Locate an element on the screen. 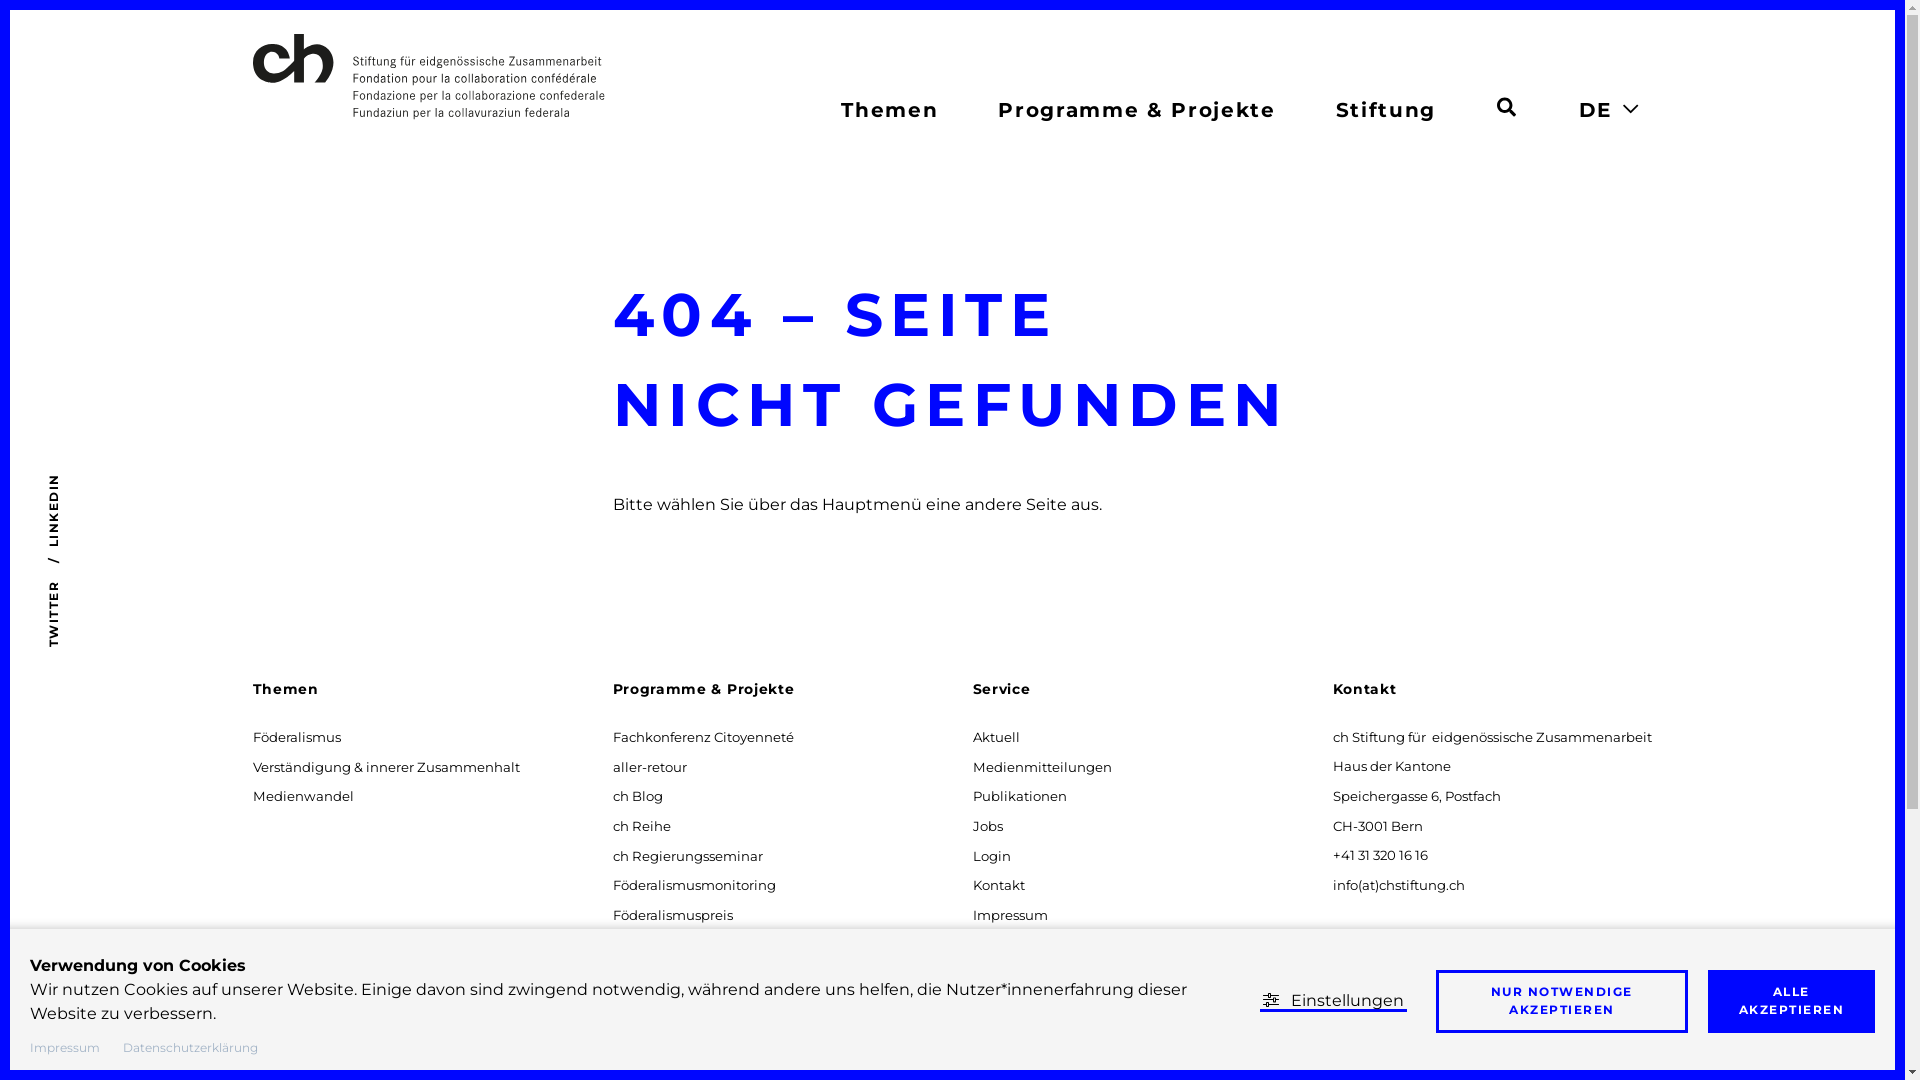 The height and width of the screenshot is (1080, 1920). 'Einstellungen' is located at coordinates (1333, 1000).